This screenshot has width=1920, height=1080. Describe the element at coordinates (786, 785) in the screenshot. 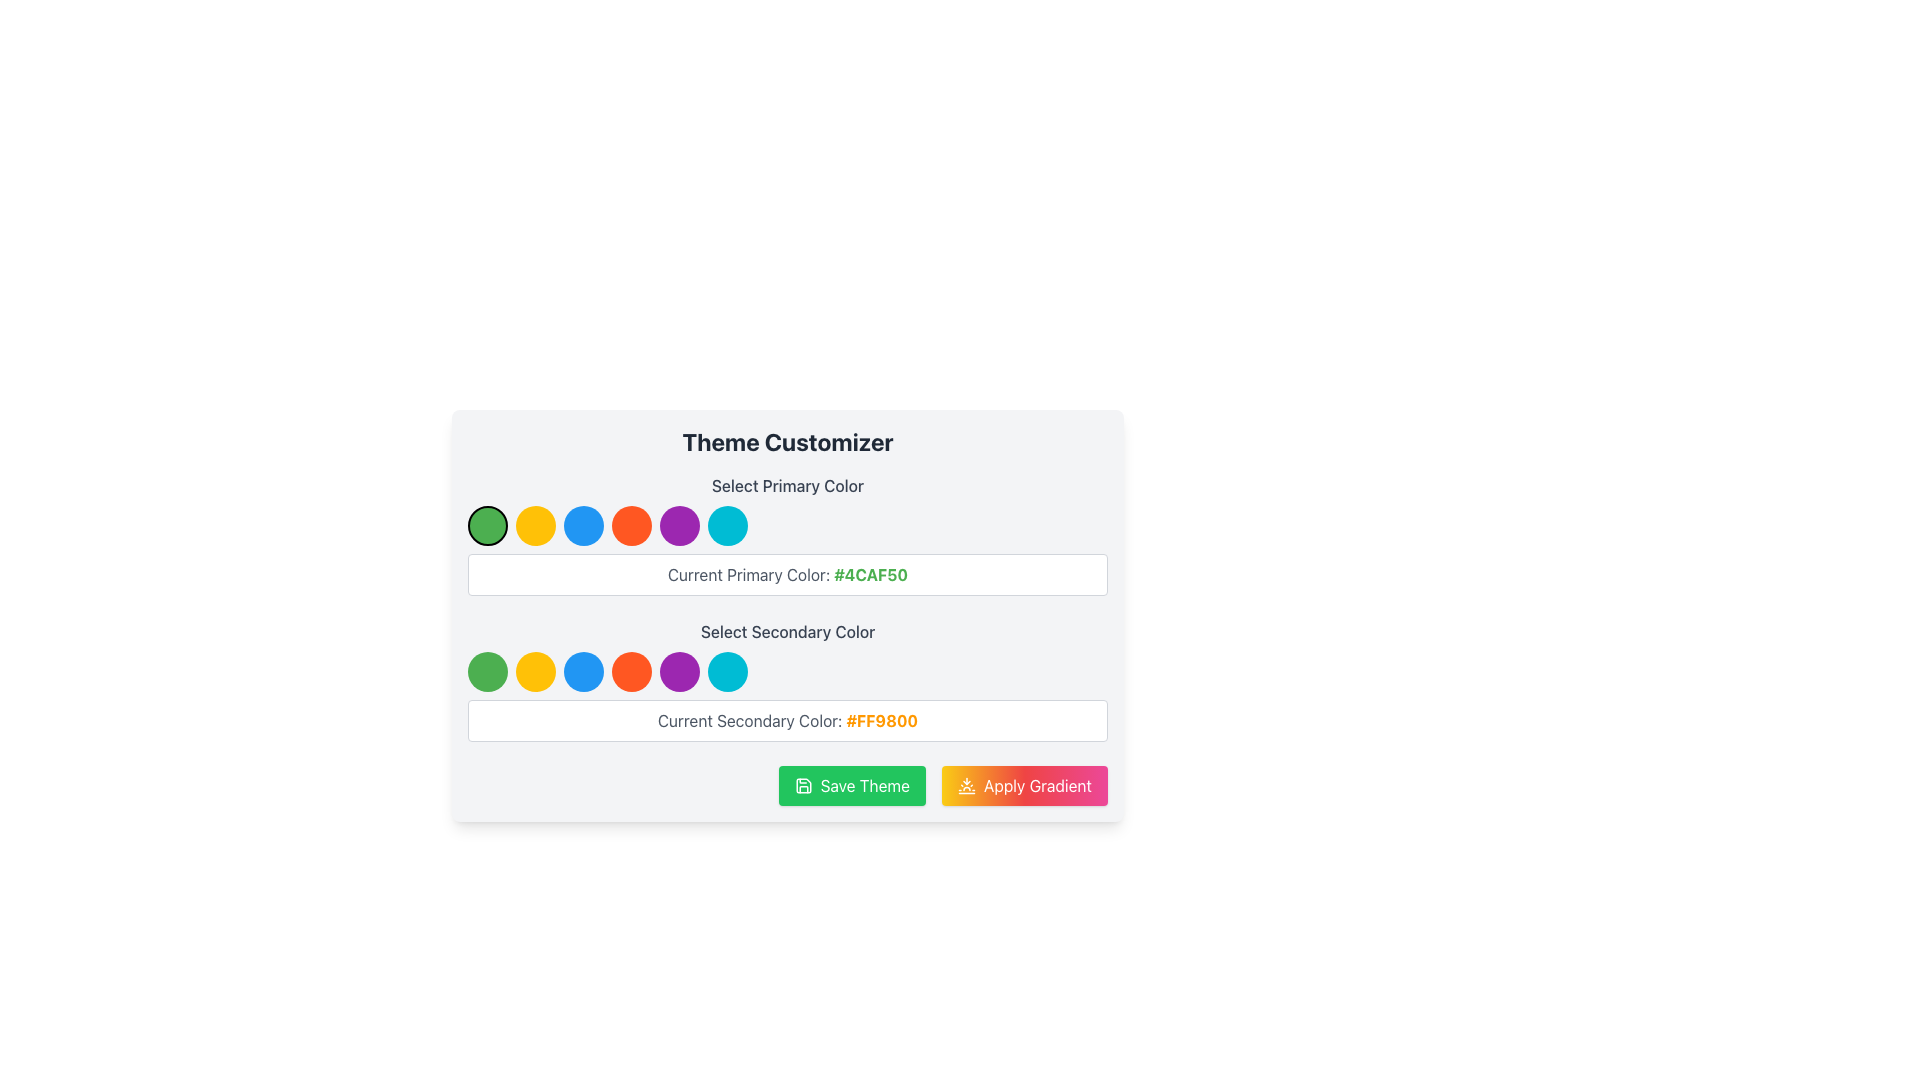

I see `the green 'Save Theme' button located in the 'Theme Customizer' section` at that location.